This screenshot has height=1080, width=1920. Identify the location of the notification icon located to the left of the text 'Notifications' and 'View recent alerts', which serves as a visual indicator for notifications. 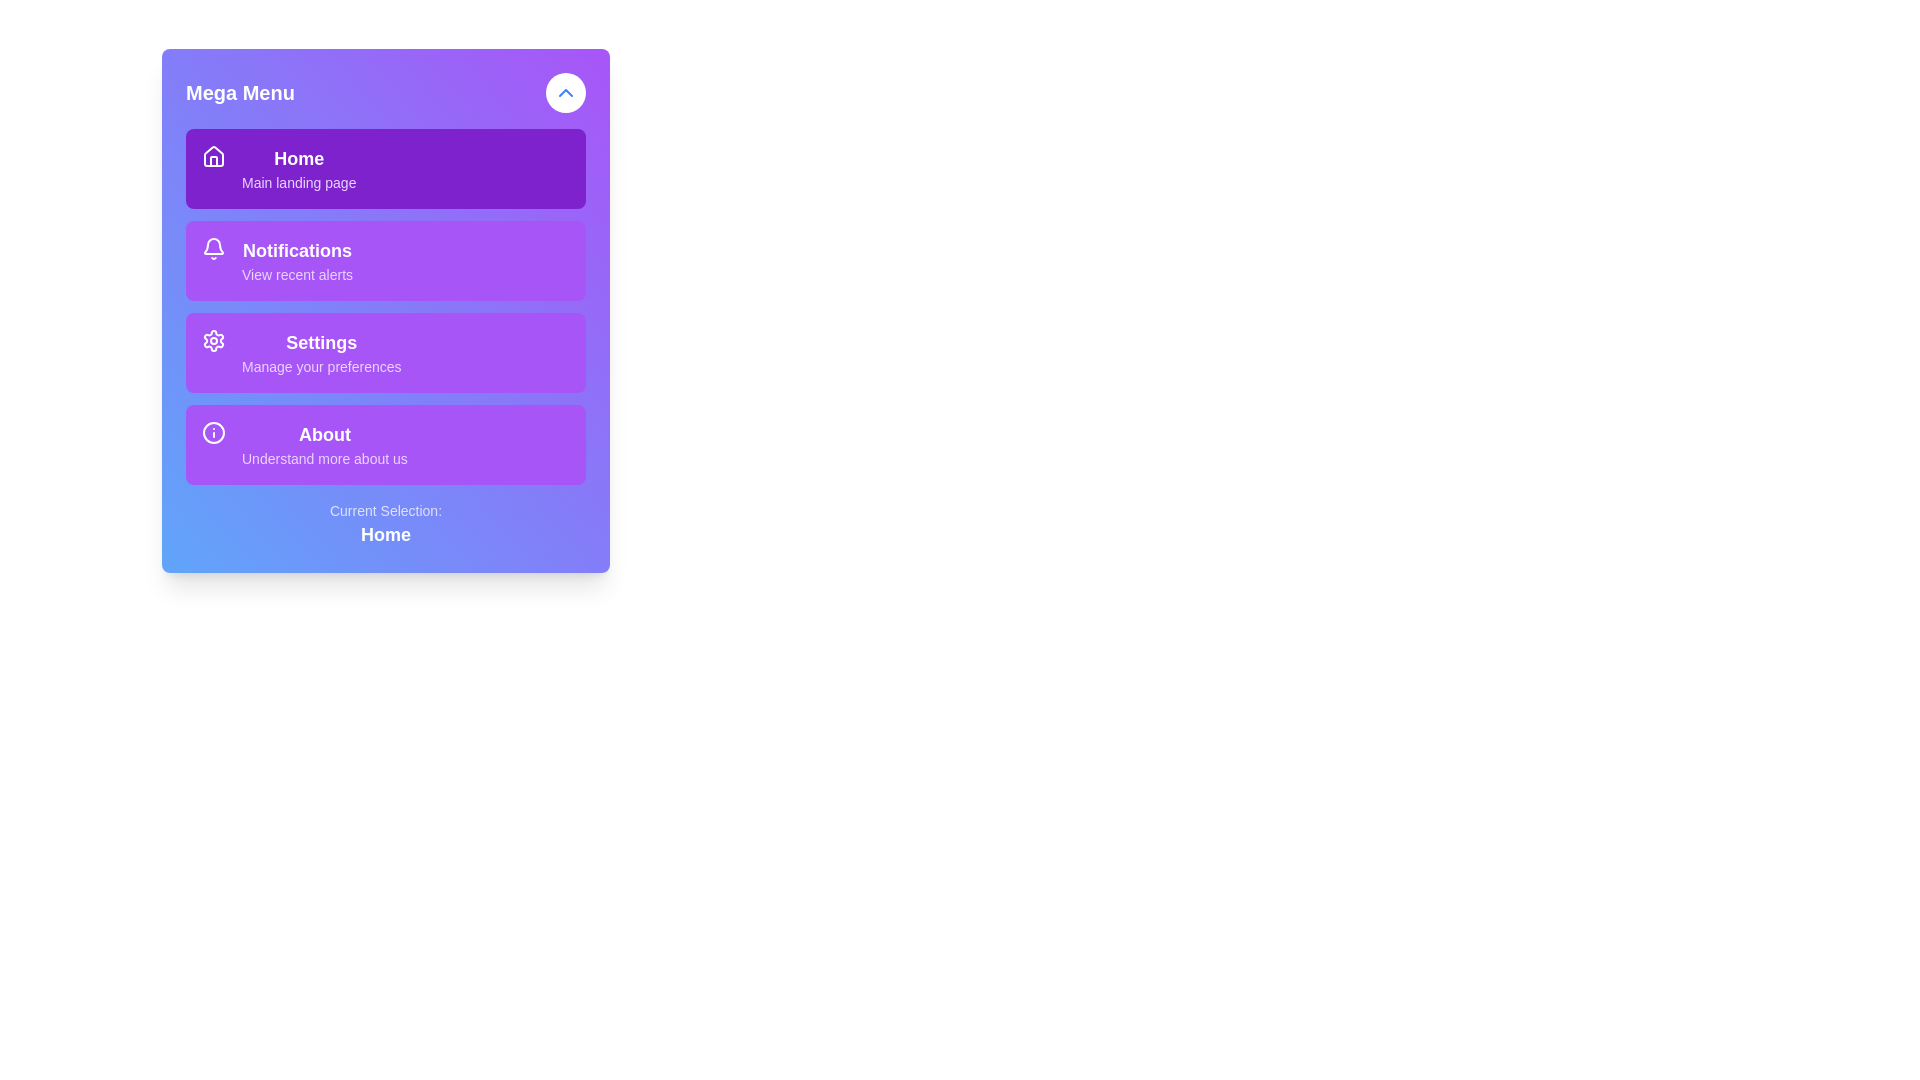
(214, 248).